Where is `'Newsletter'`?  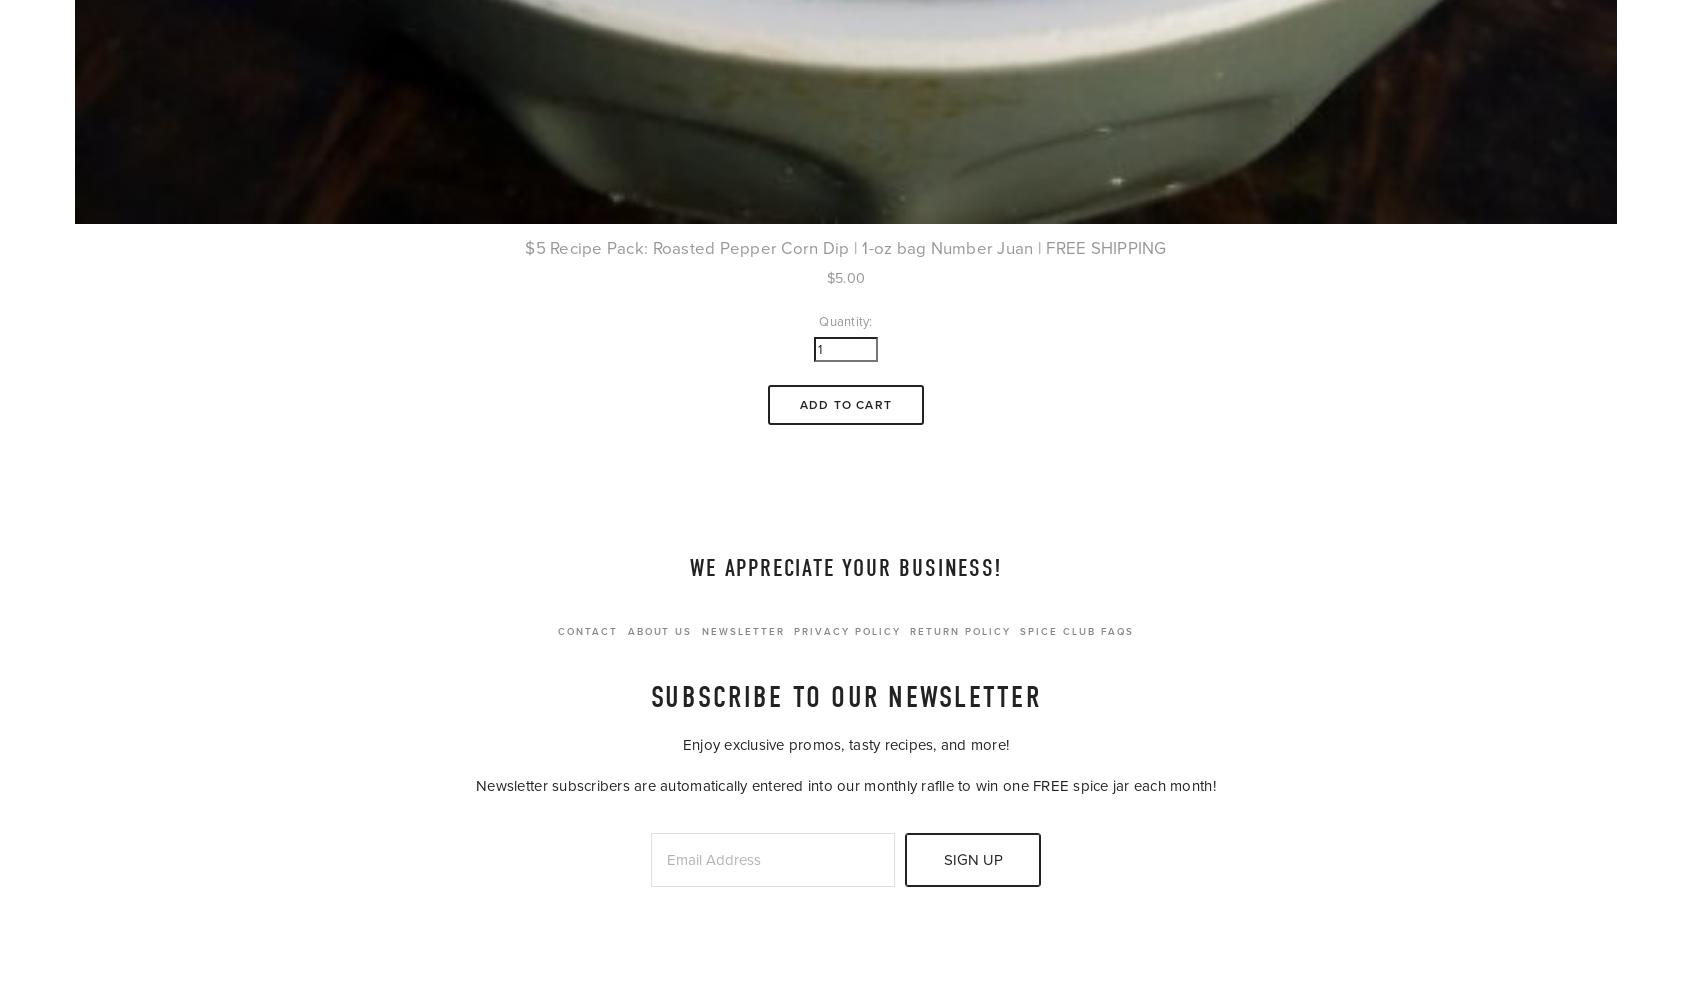
'Newsletter' is located at coordinates (702, 630).